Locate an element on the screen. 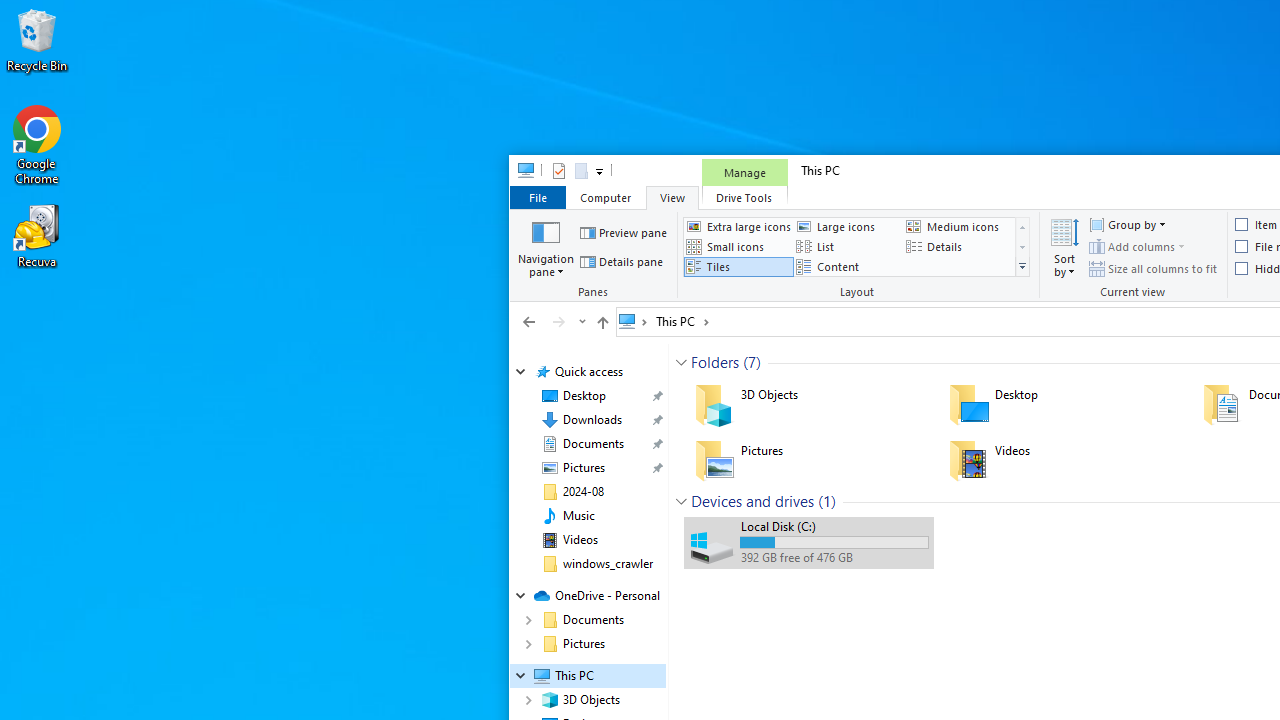  'Layout' is located at coordinates (859, 255).